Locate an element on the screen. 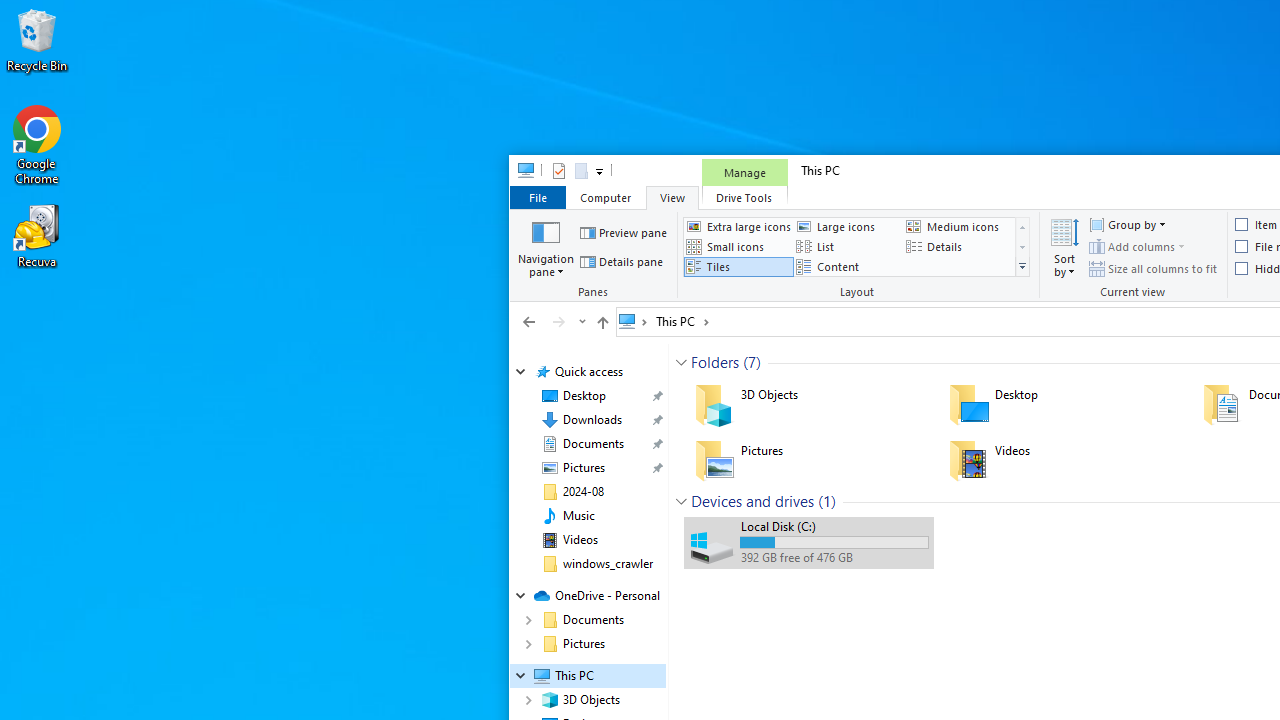  'Layout' is located at coordinates (859, 255).